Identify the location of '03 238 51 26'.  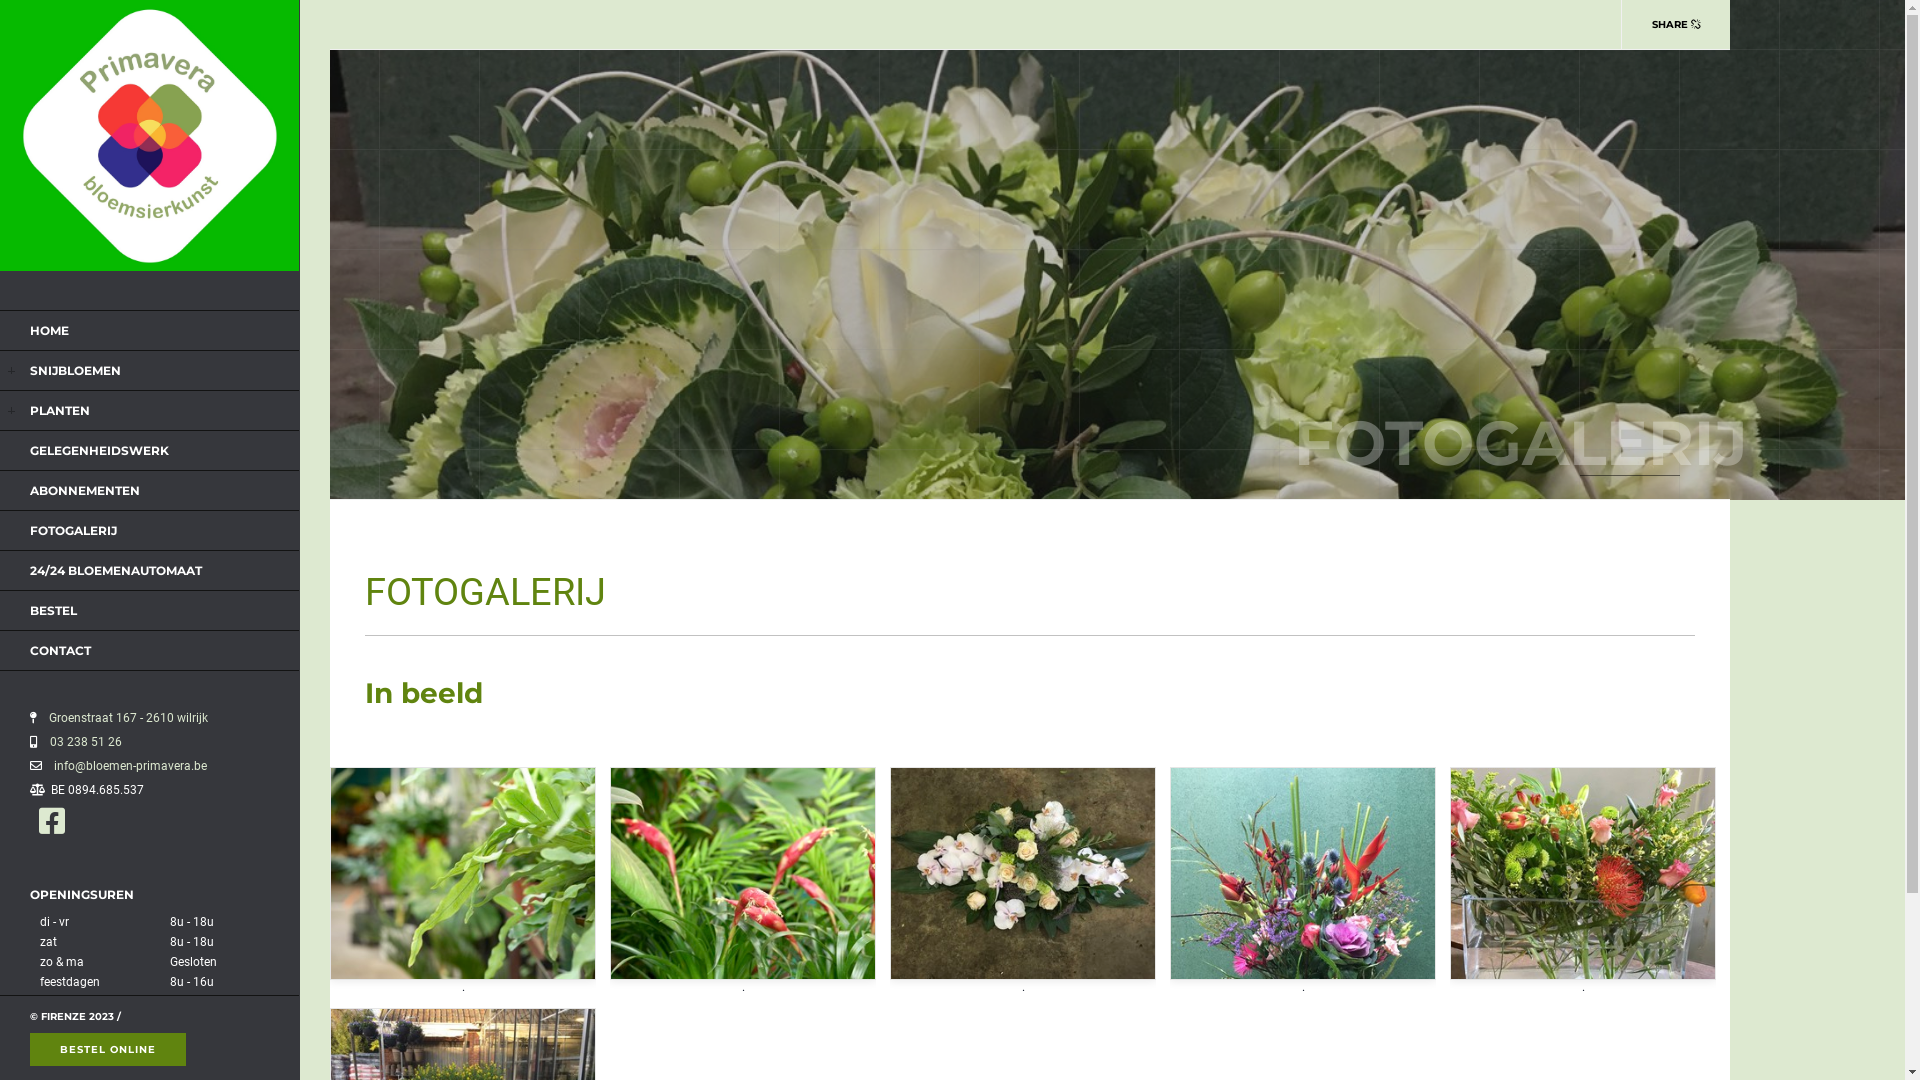
(80, 741).